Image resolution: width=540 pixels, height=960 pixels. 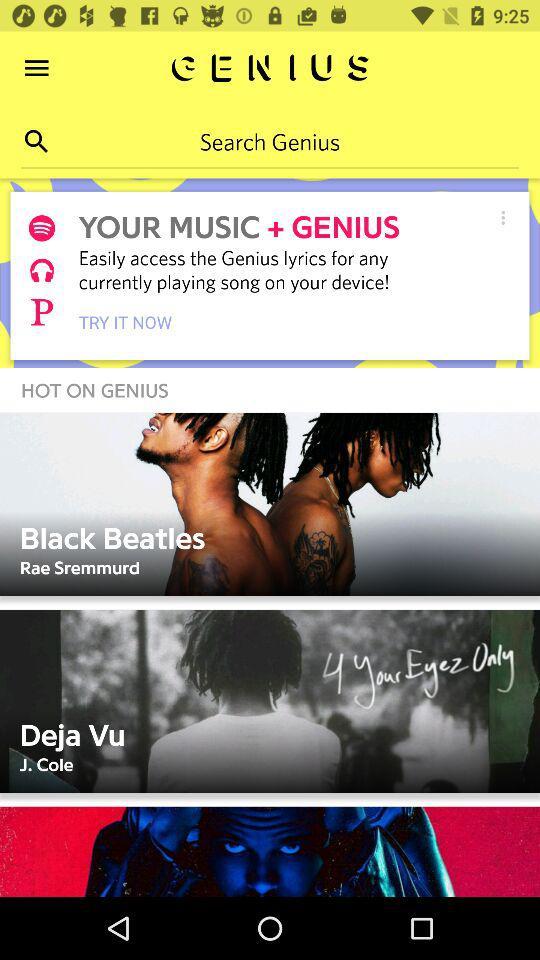 What do you see at coordinates (502, 217) in the screenshot?
I see `the item to the right of + genius icon` at bounding box center [502, 217].